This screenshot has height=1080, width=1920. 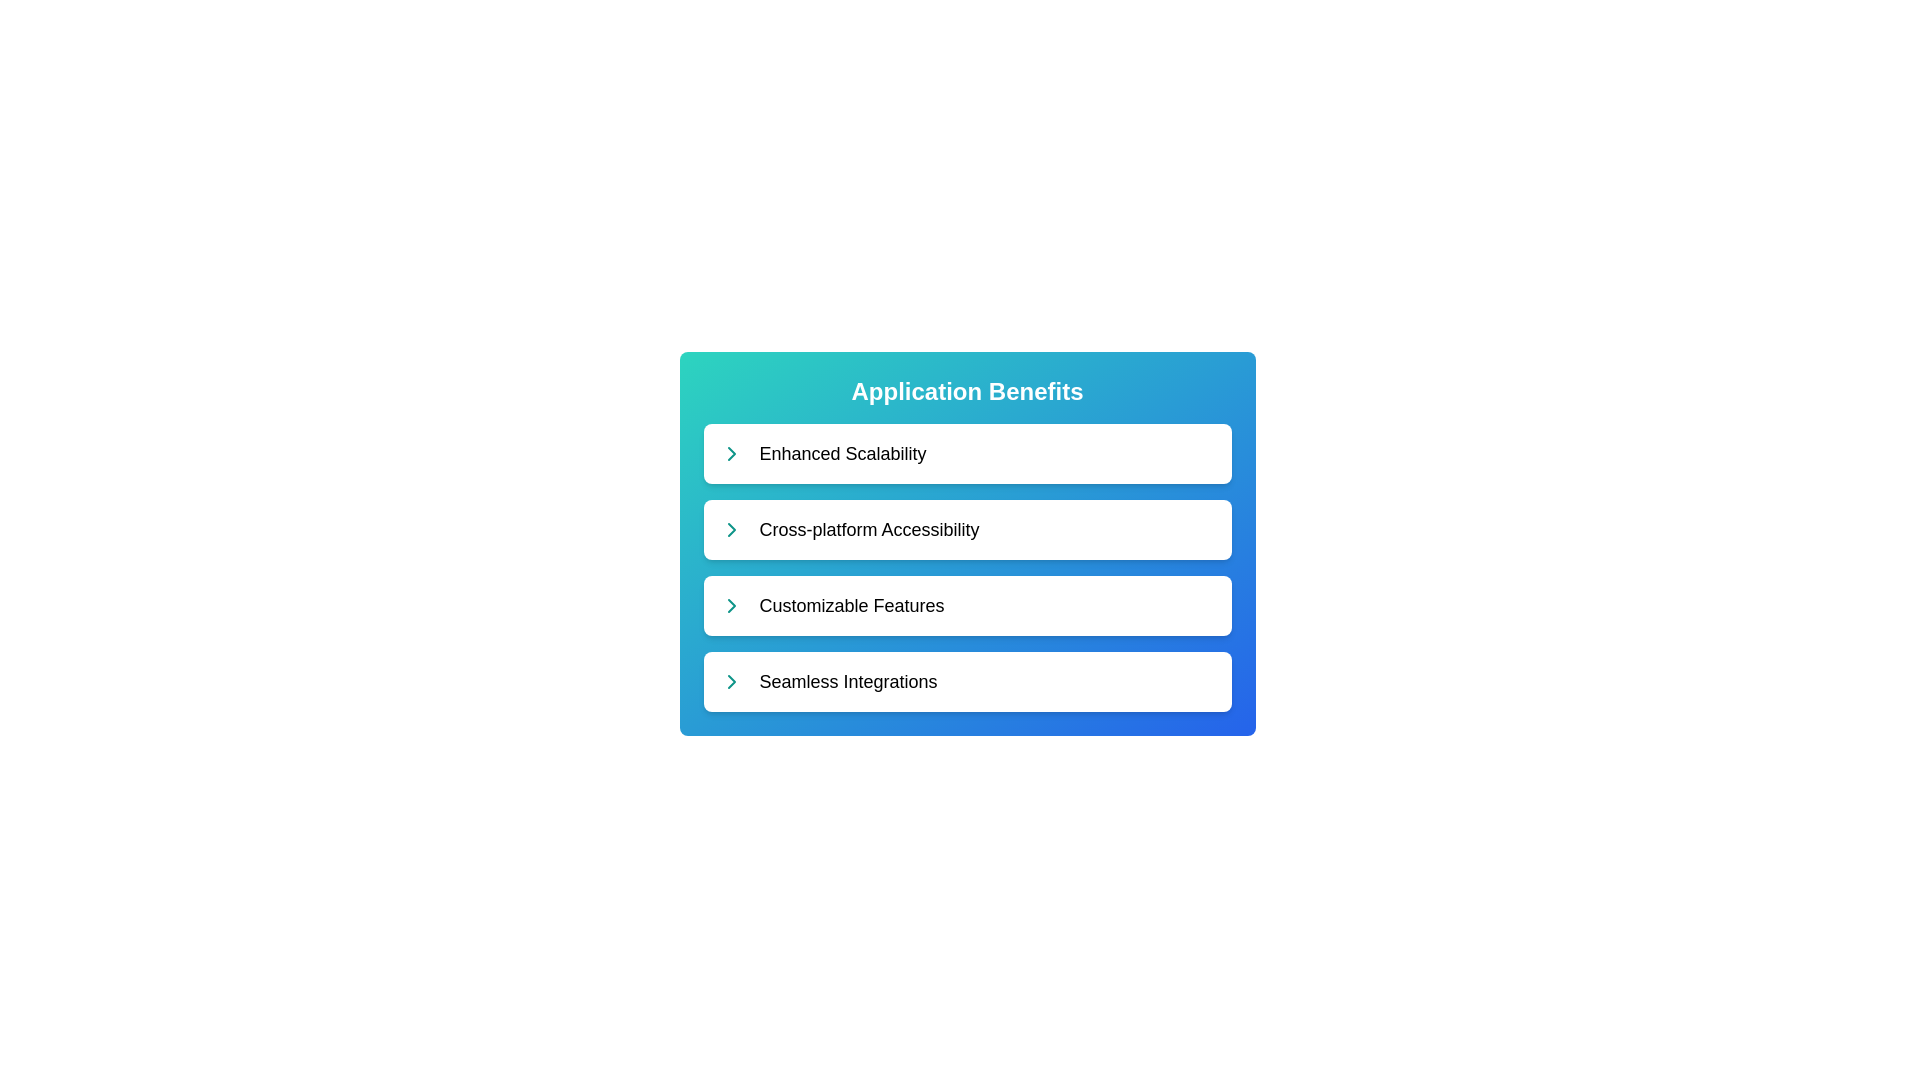 What do you see at coordinates (730, 604) in the screenshot?
I see `the green right-pointing chevron arrow icon at the start of the 'Customizable Features' row` at bounding box center [730, 604].